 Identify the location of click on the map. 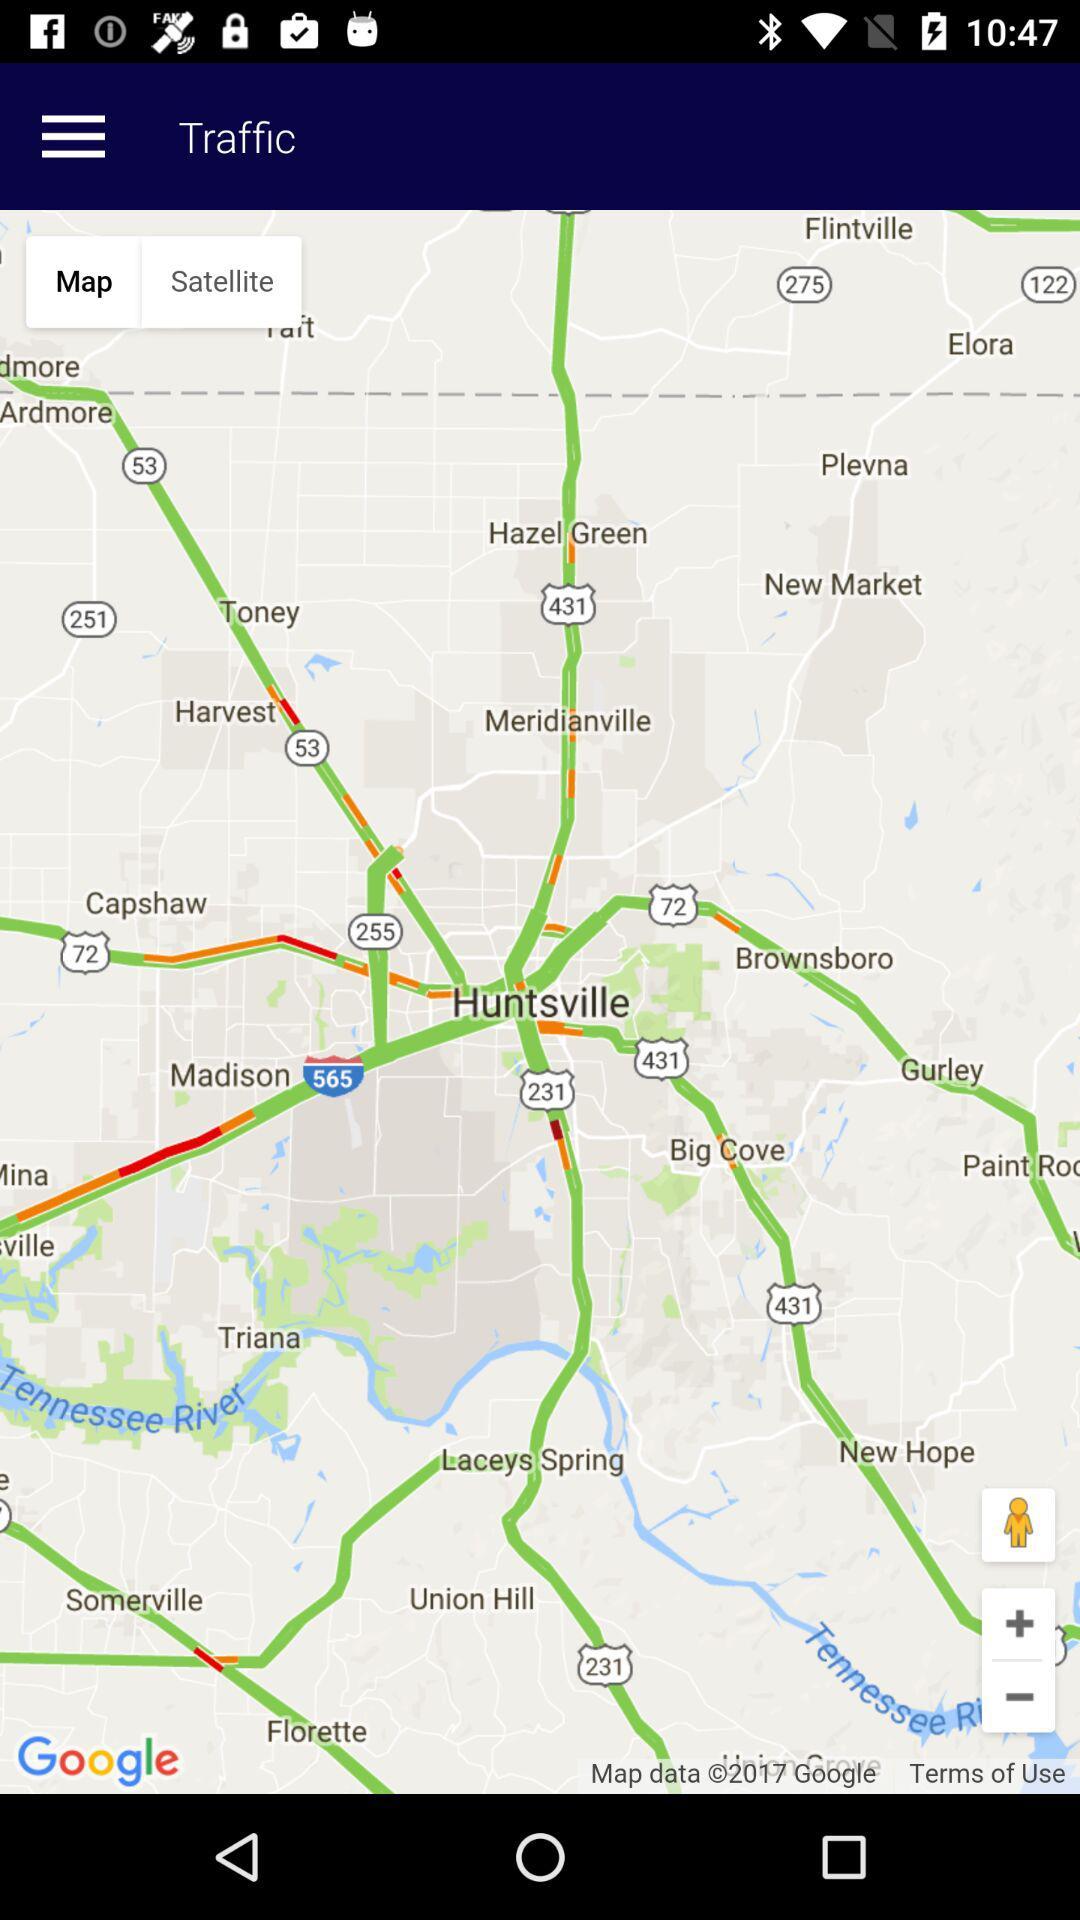
(540, 1002).